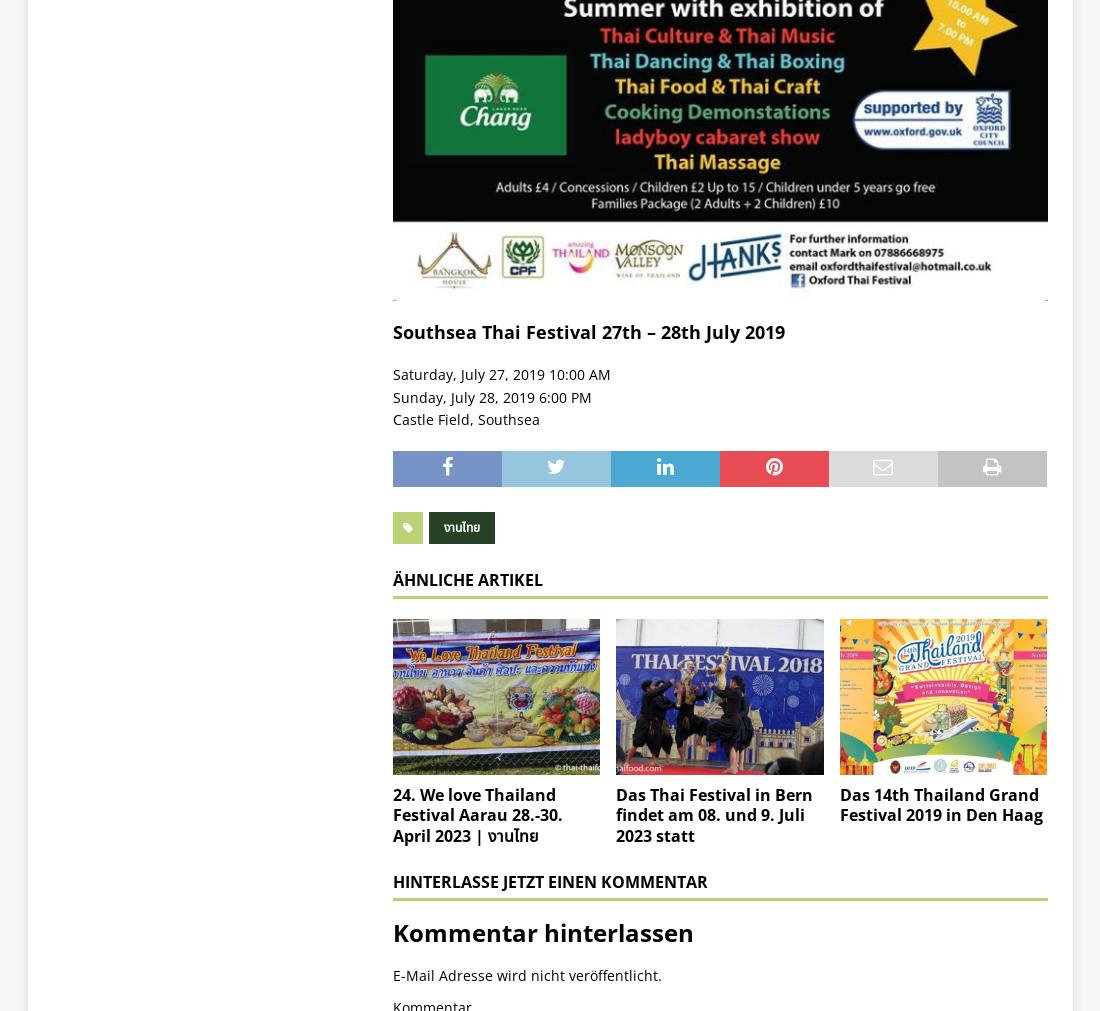  What do you see at coordinates (475, 813) in the screenshot?
I see `'24. We love Thailand Festival Aarau 28.-30. April 2023 | งานไทย'` at bounding box center [475, 813].